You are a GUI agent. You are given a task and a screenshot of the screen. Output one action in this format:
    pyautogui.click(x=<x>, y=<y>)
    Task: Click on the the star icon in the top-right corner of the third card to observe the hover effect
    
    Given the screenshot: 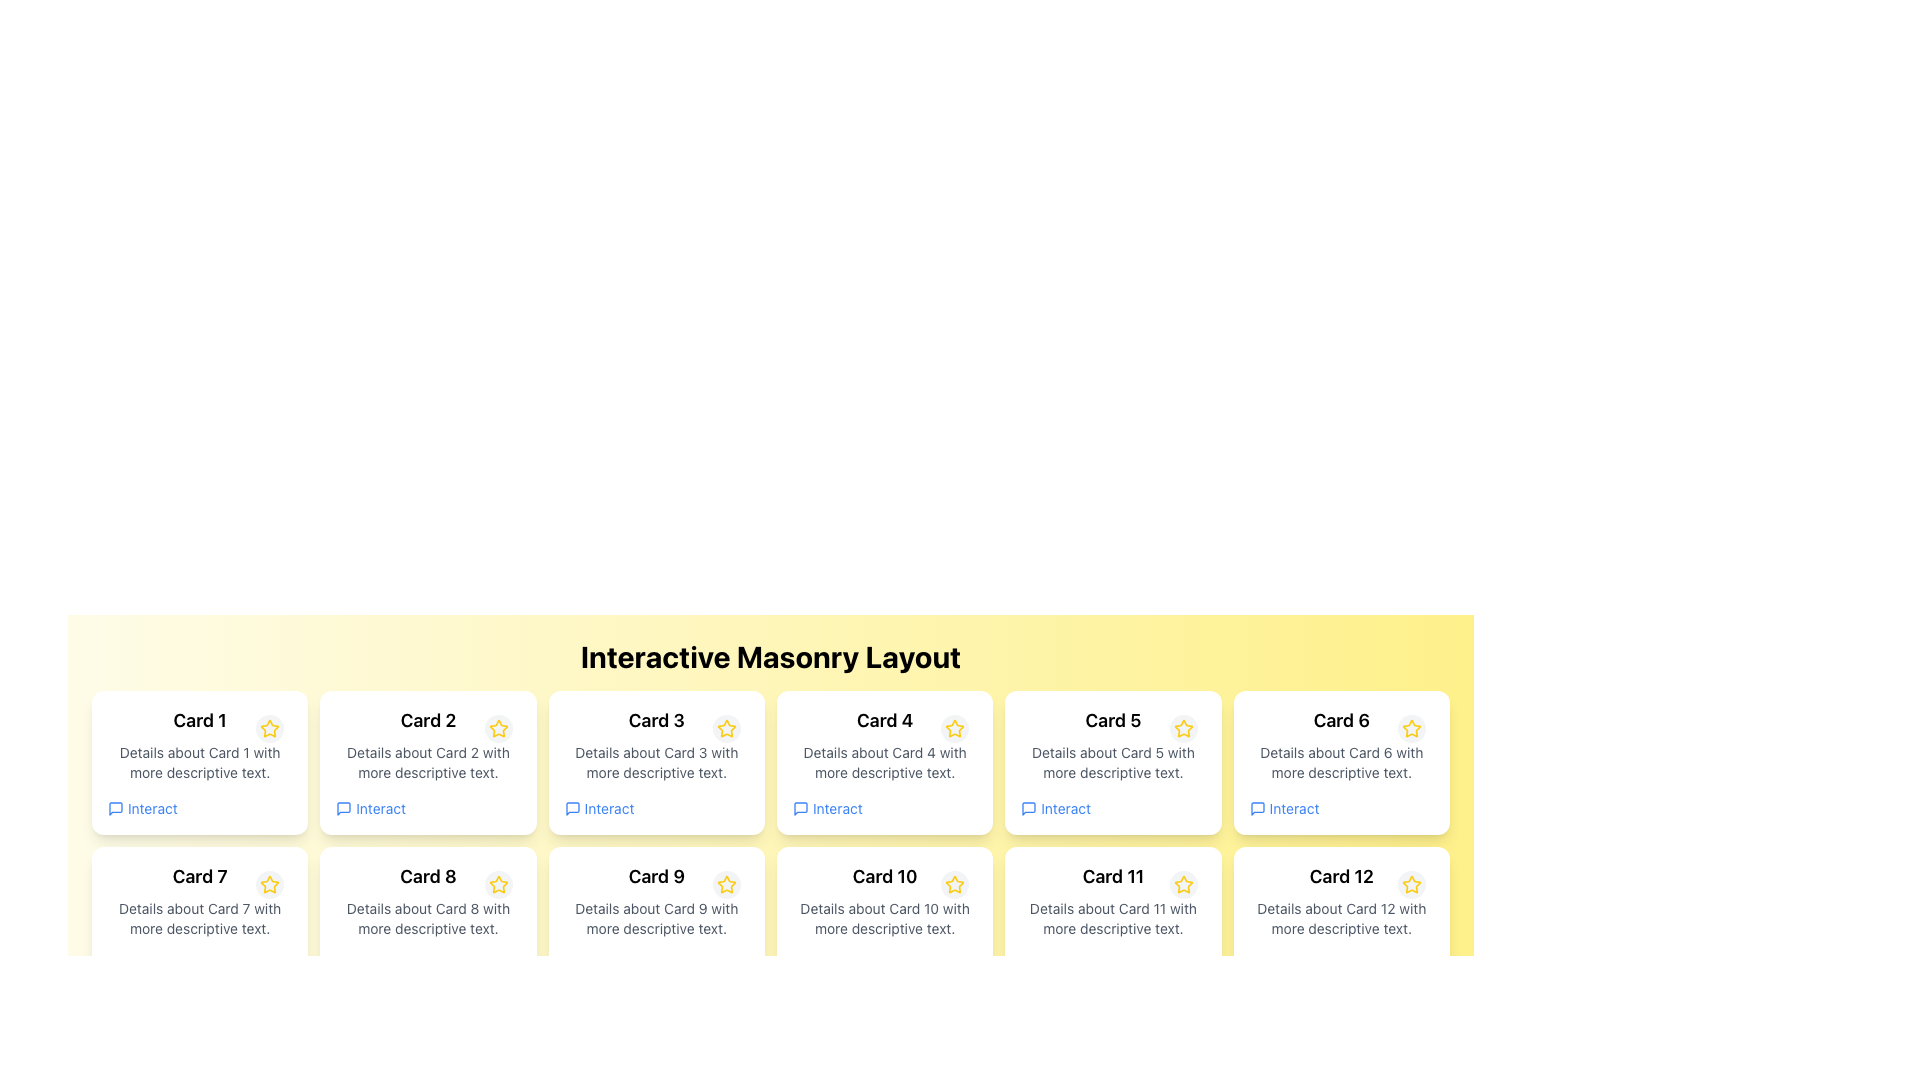 What is the action you would take?
    pyautogui.click(x=725, y=729)
    